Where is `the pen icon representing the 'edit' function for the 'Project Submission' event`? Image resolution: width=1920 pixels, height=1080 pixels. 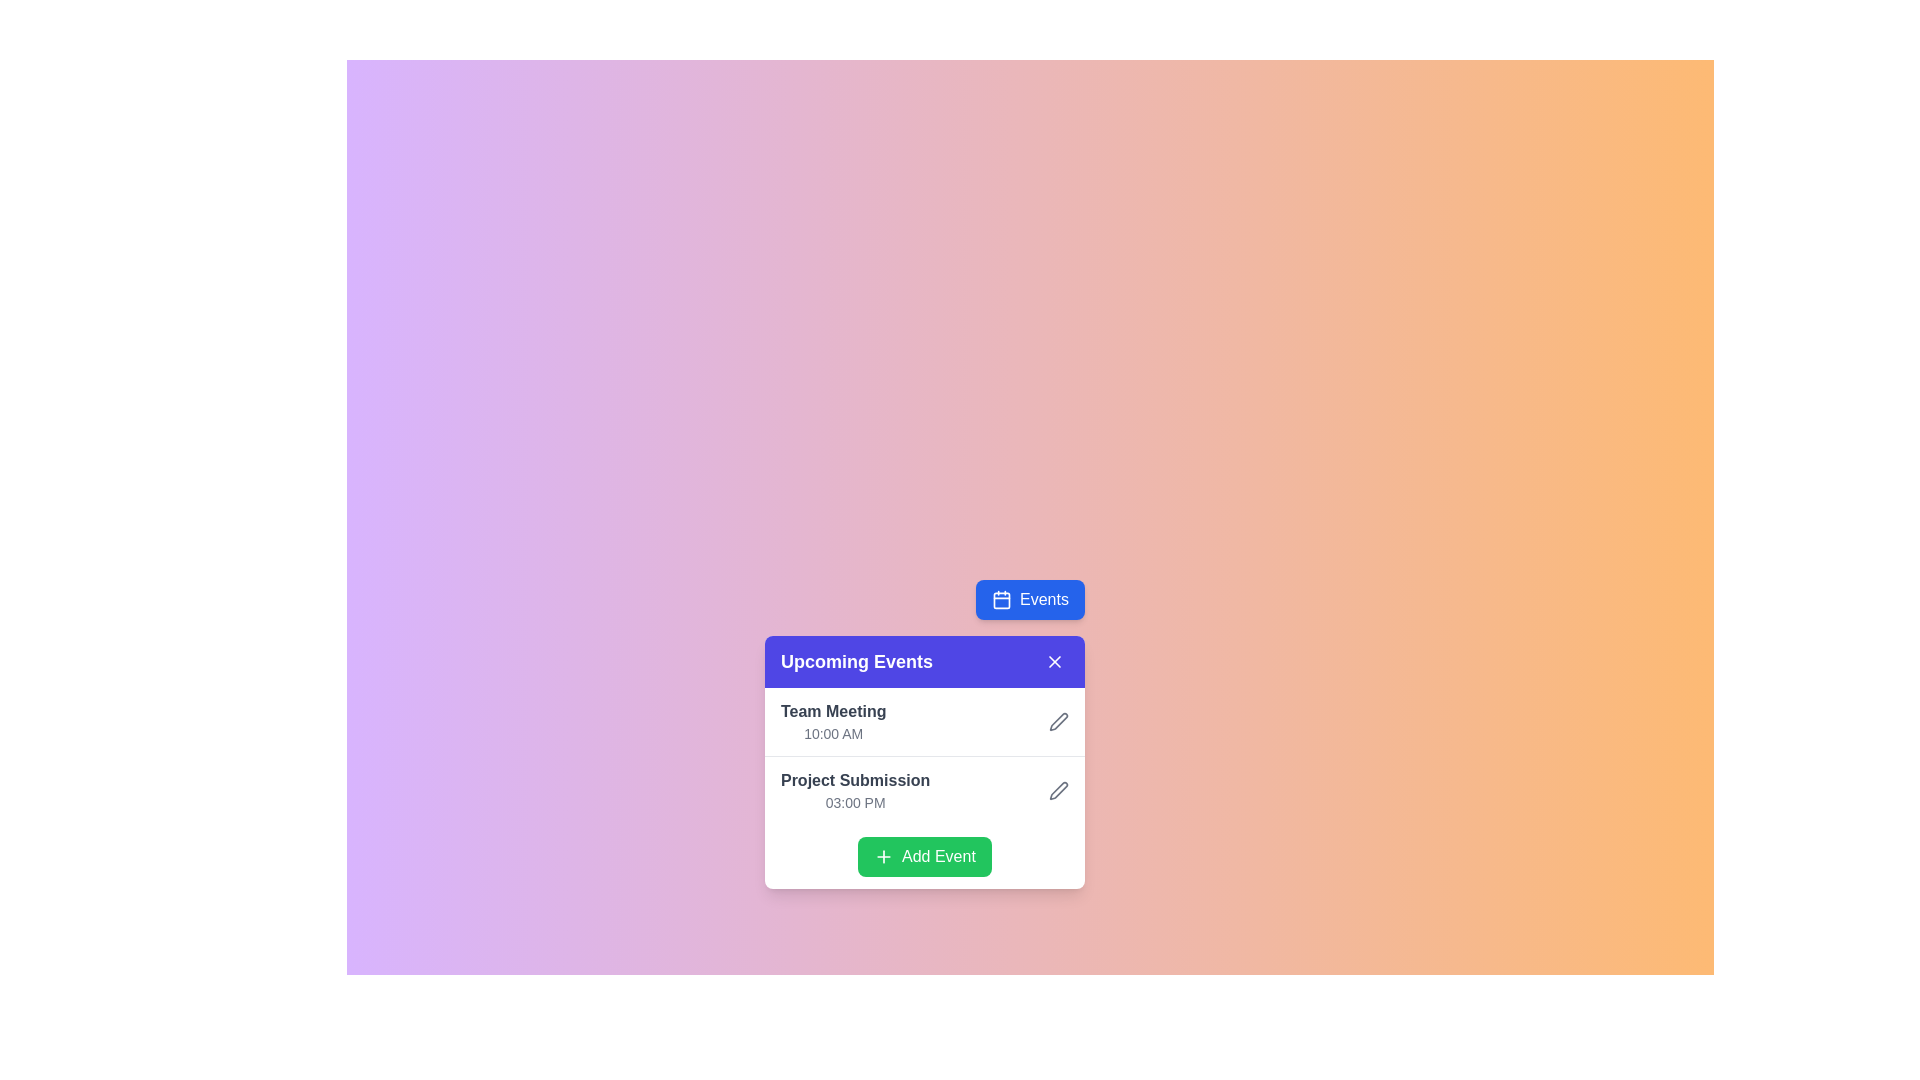 the pen icon representing the 'edit' function for the 'Project Submission' event is located at coordinates (1057, 721).